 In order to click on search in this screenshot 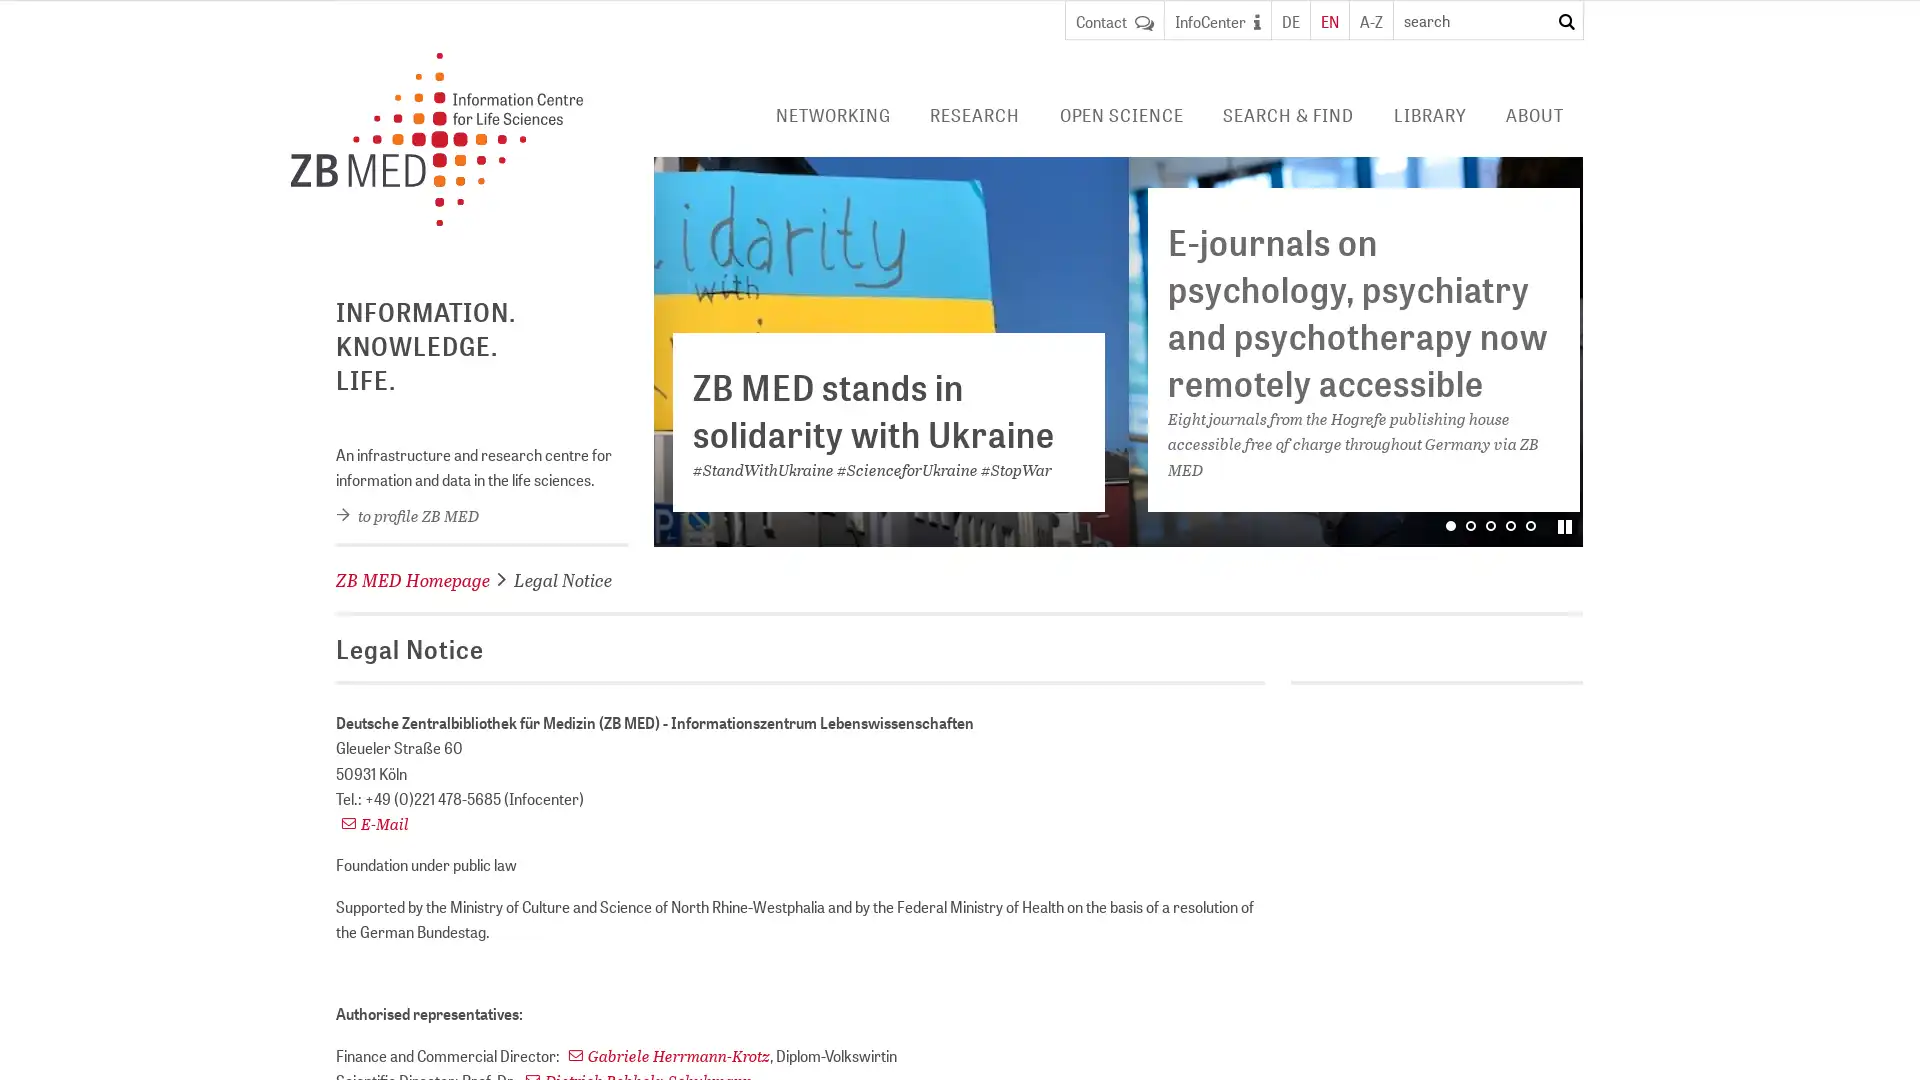, I will do `click(1565, 22)`.